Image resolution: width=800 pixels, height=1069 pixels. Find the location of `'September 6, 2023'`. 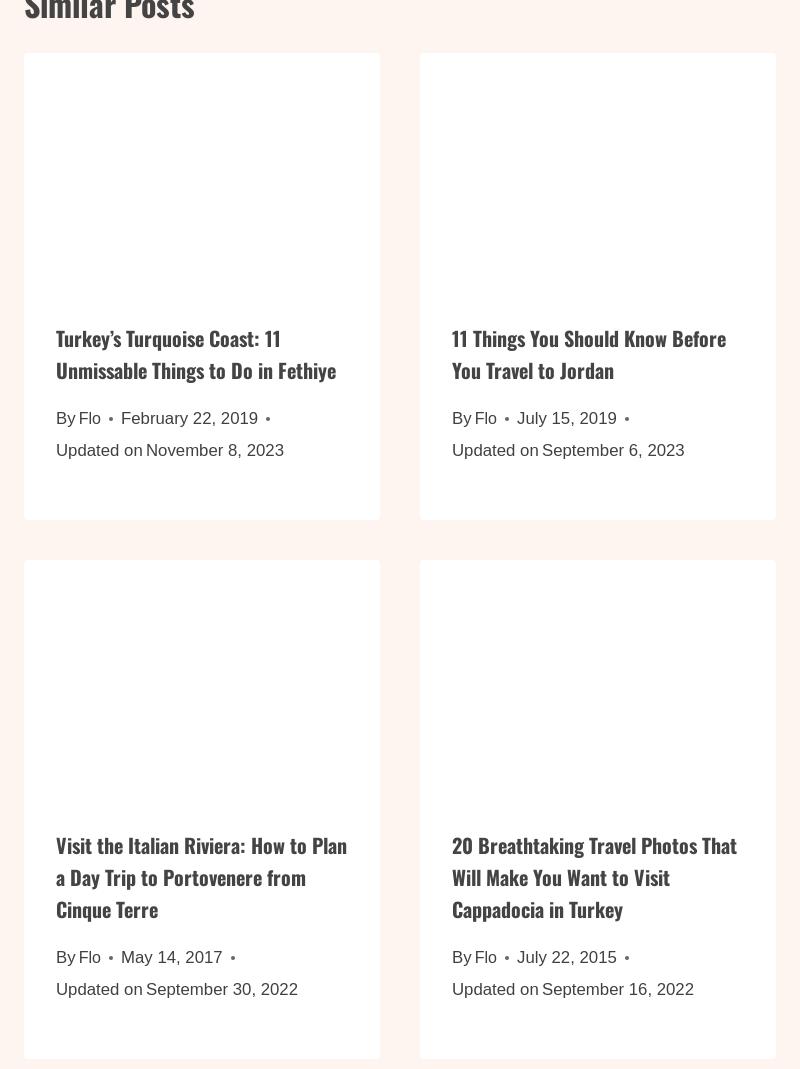

'September 6, 2023' is located at coordinates (612, 461).